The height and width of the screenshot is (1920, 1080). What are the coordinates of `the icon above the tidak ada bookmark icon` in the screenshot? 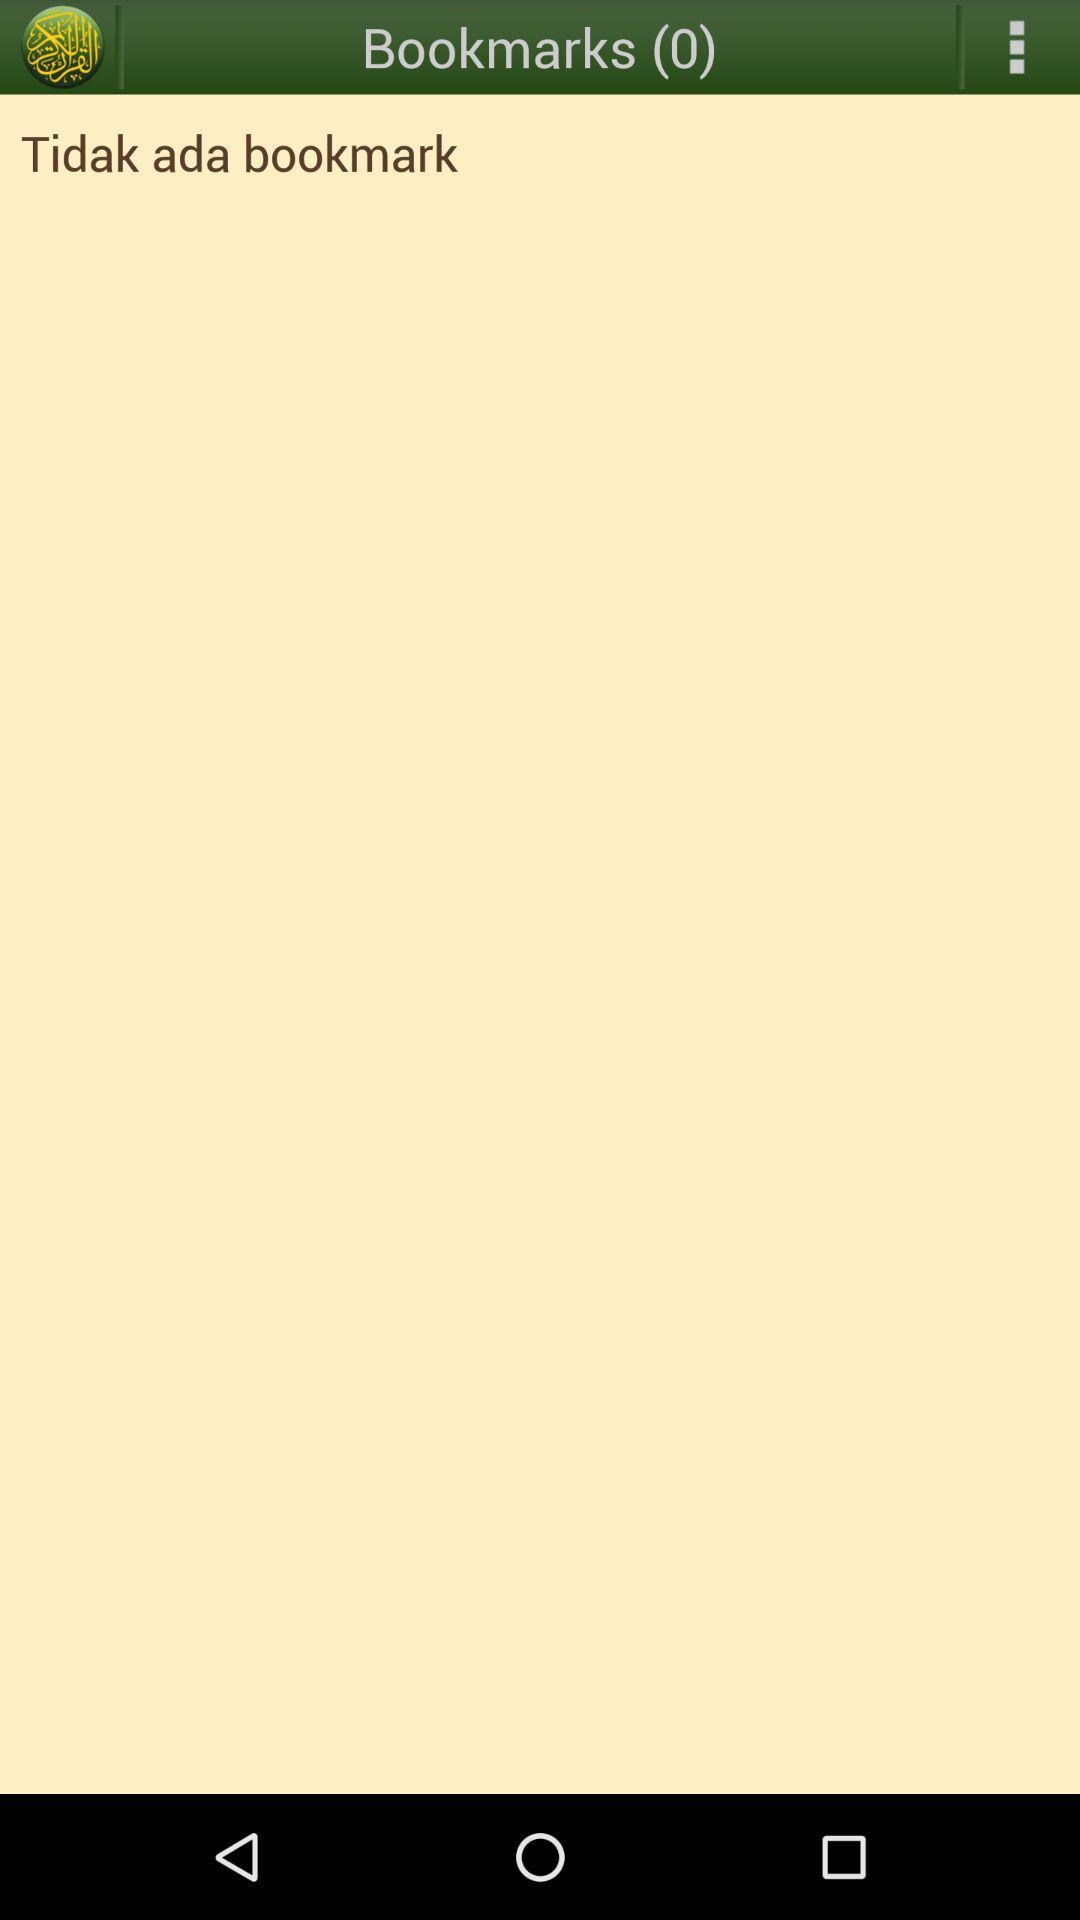 It's located at (1017, 47).